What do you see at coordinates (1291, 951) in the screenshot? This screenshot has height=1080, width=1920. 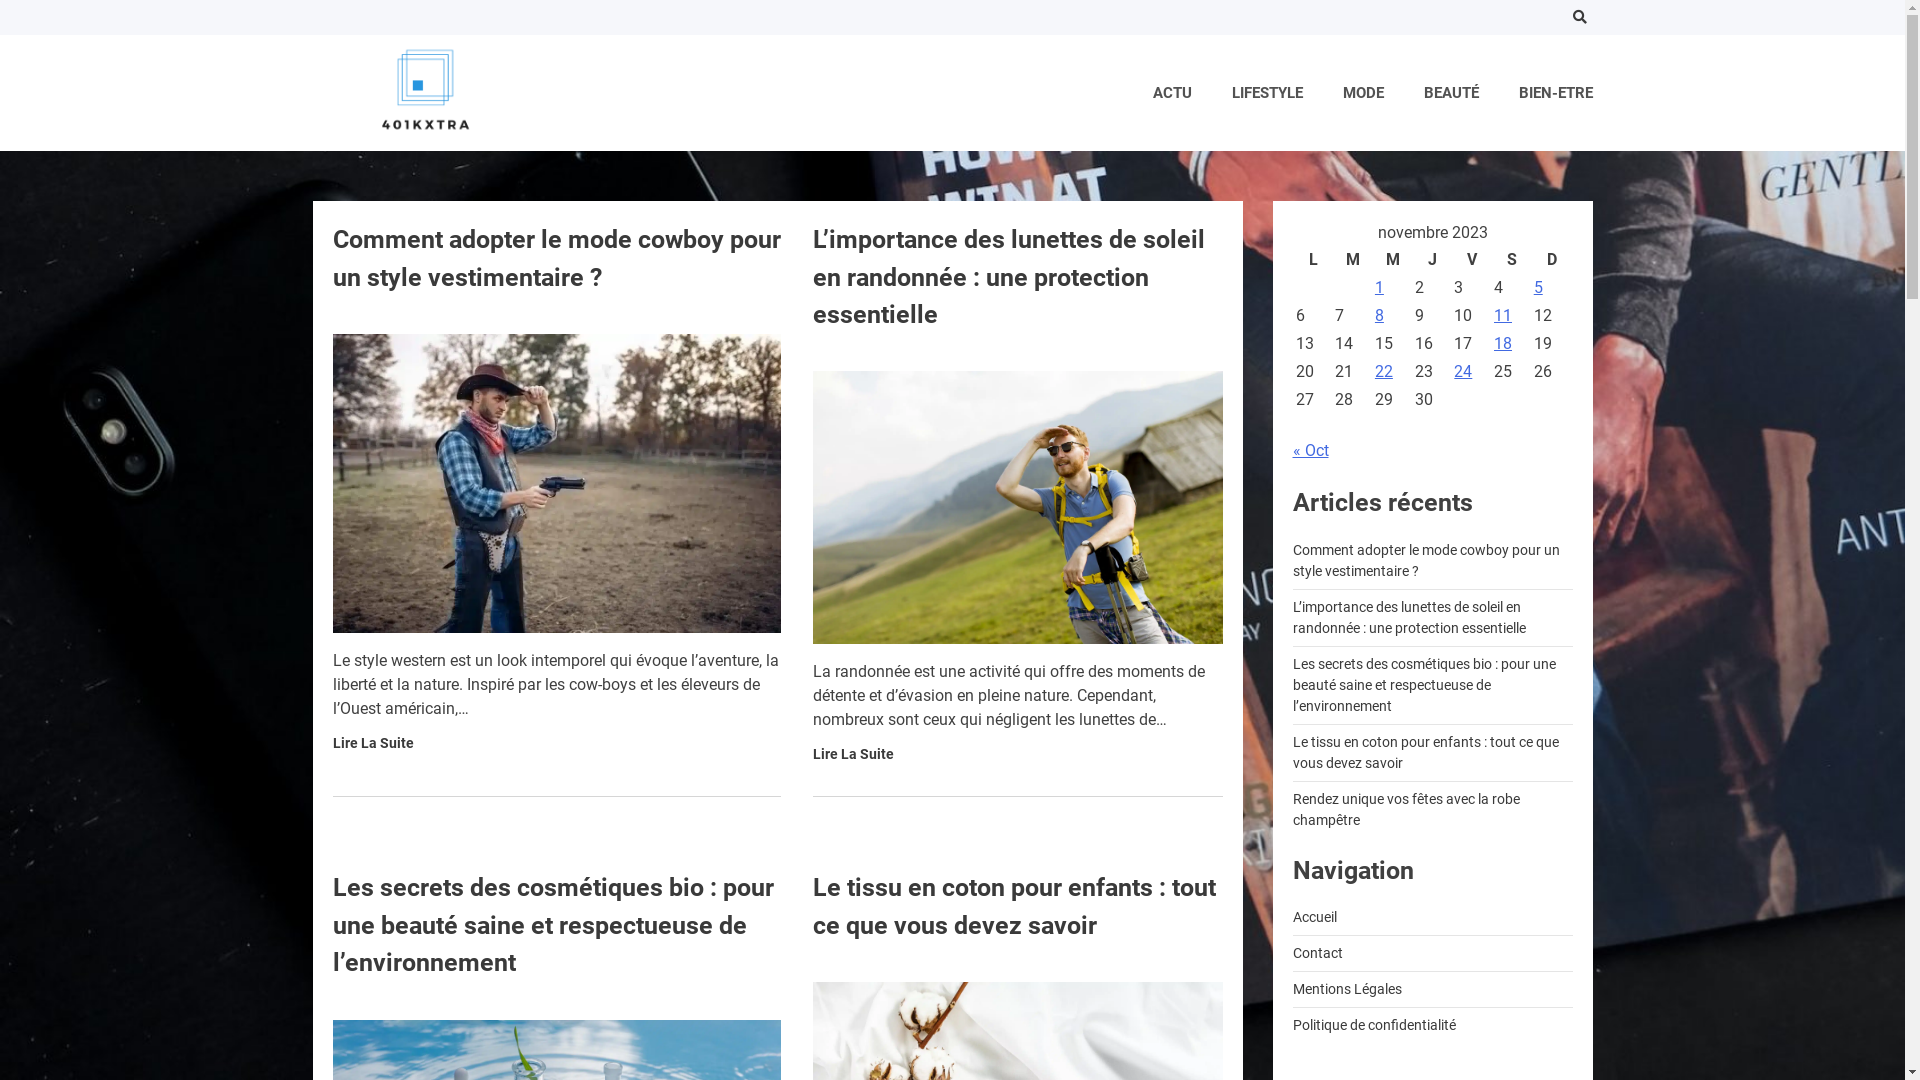 I see `'Contact'` at bounding box center [1291, 951].